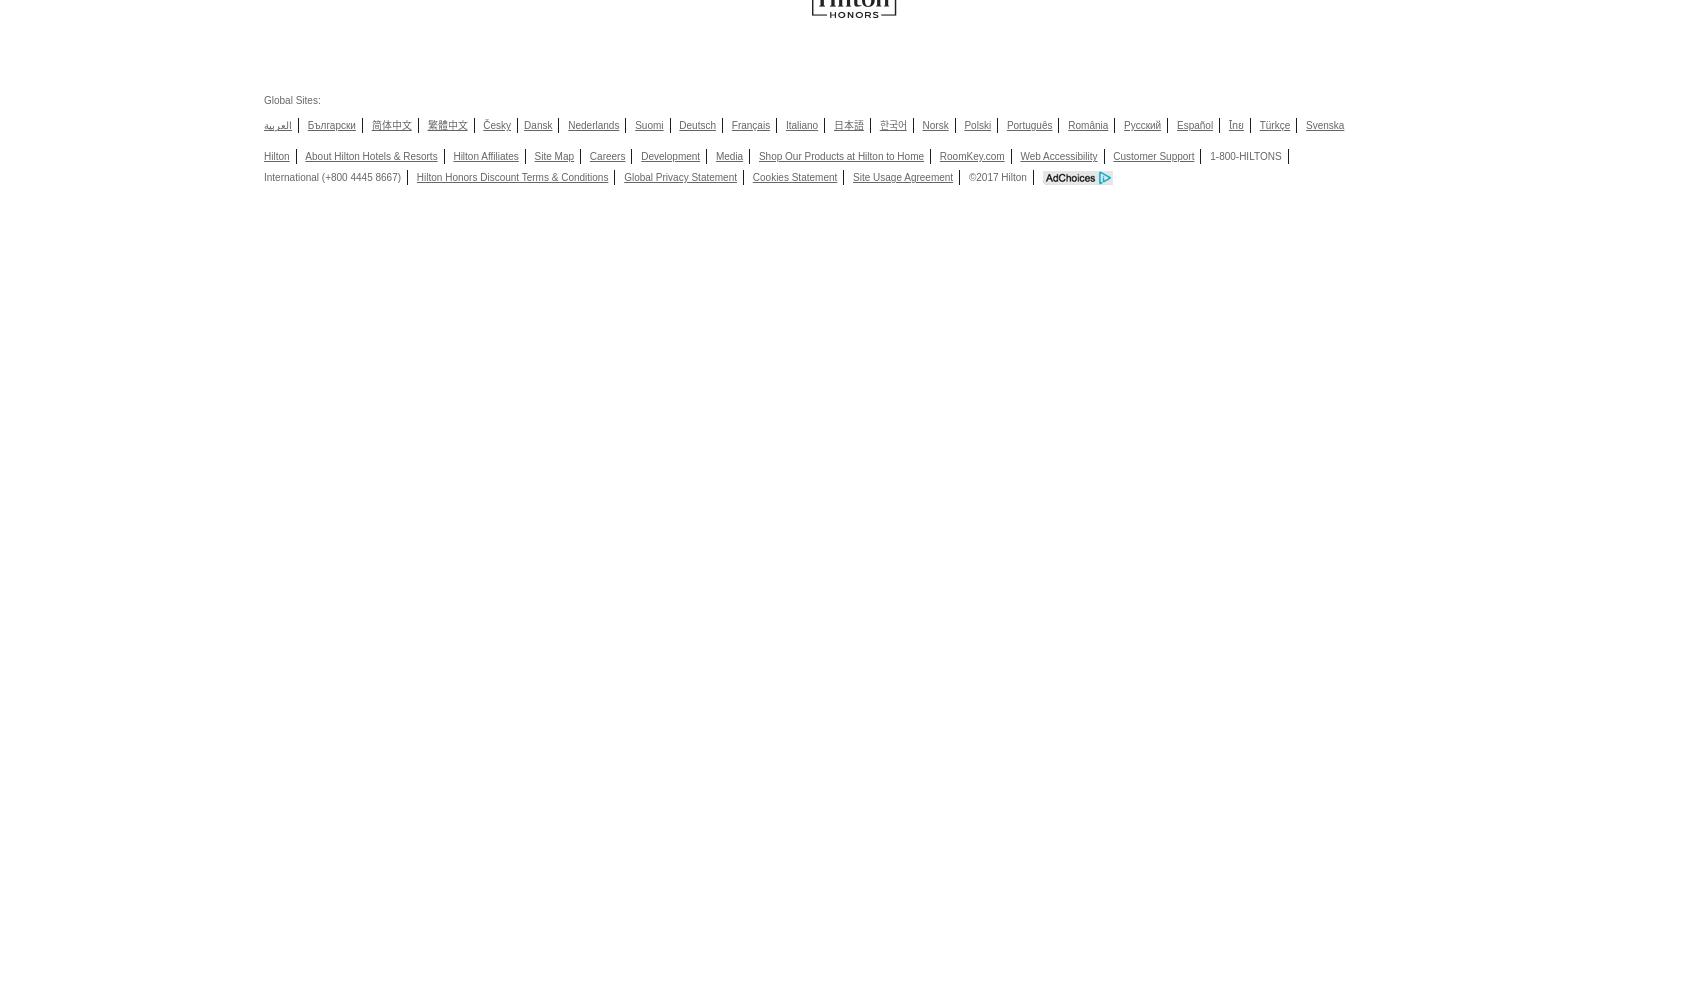 This screenshot has height=1000, width=1708. Describe the element at coordinates (512, 177) in the screenshot. I see `'Hilton Honors Discount Terms & Conditions'` at that location.